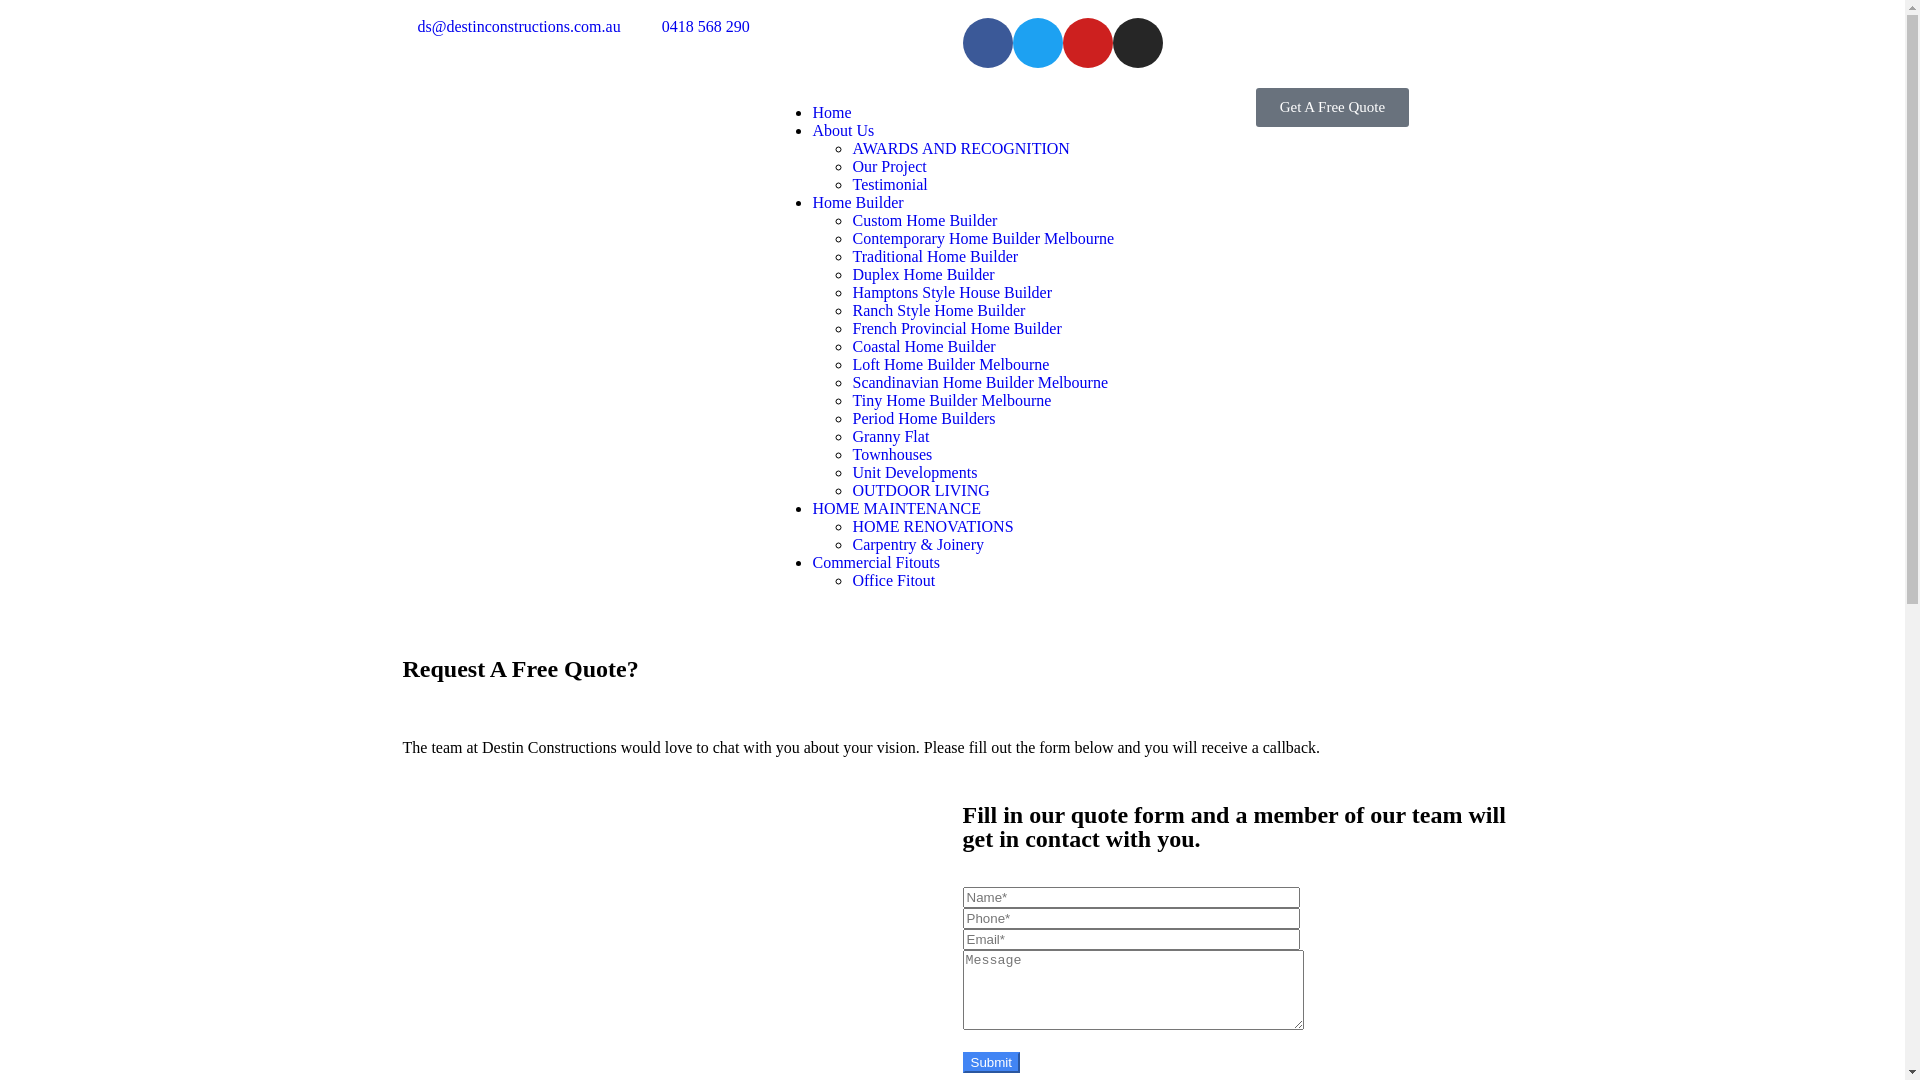 Image resolution: width=1920 pixels, height=1080 pixels. What do you see at coordinates (960, 147) in the screenshot?
I see `'AWARDS AND RECOGNITION'` at bounding box center [960, 147].